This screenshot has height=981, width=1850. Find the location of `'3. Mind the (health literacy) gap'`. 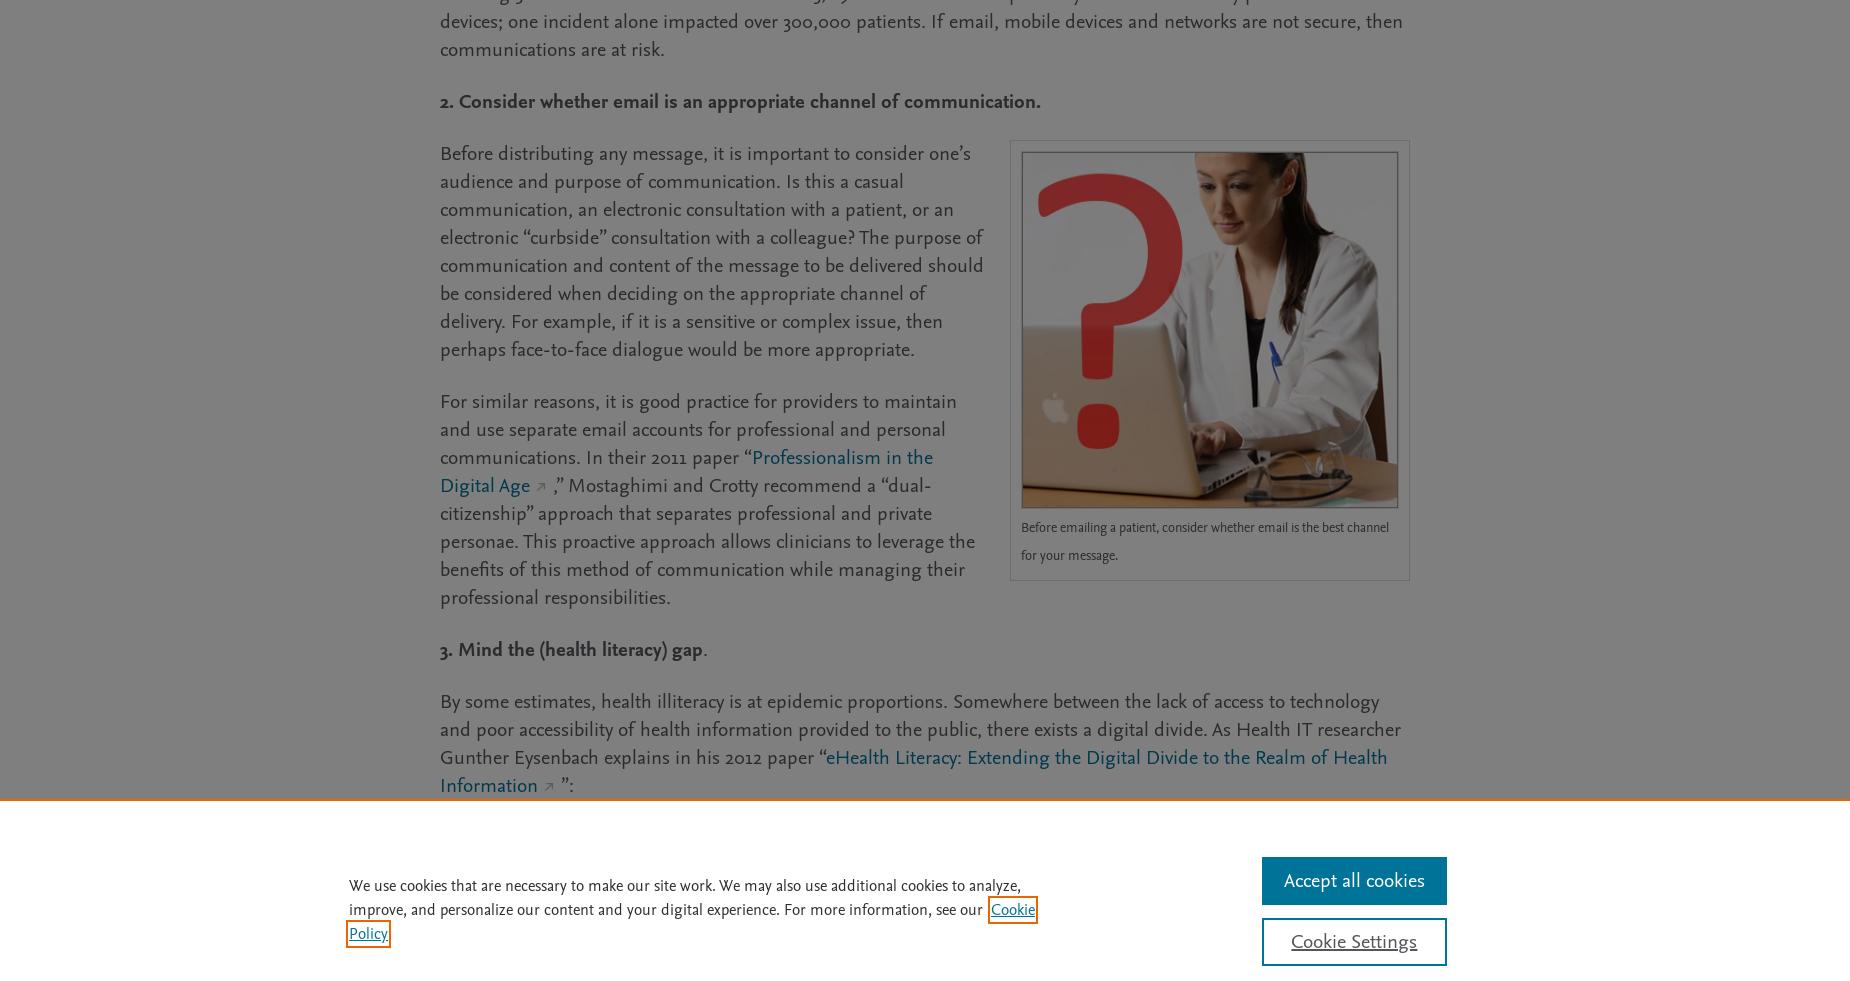

'3. Mind the (health literacy) gap' is located at coordinates (571, 649).